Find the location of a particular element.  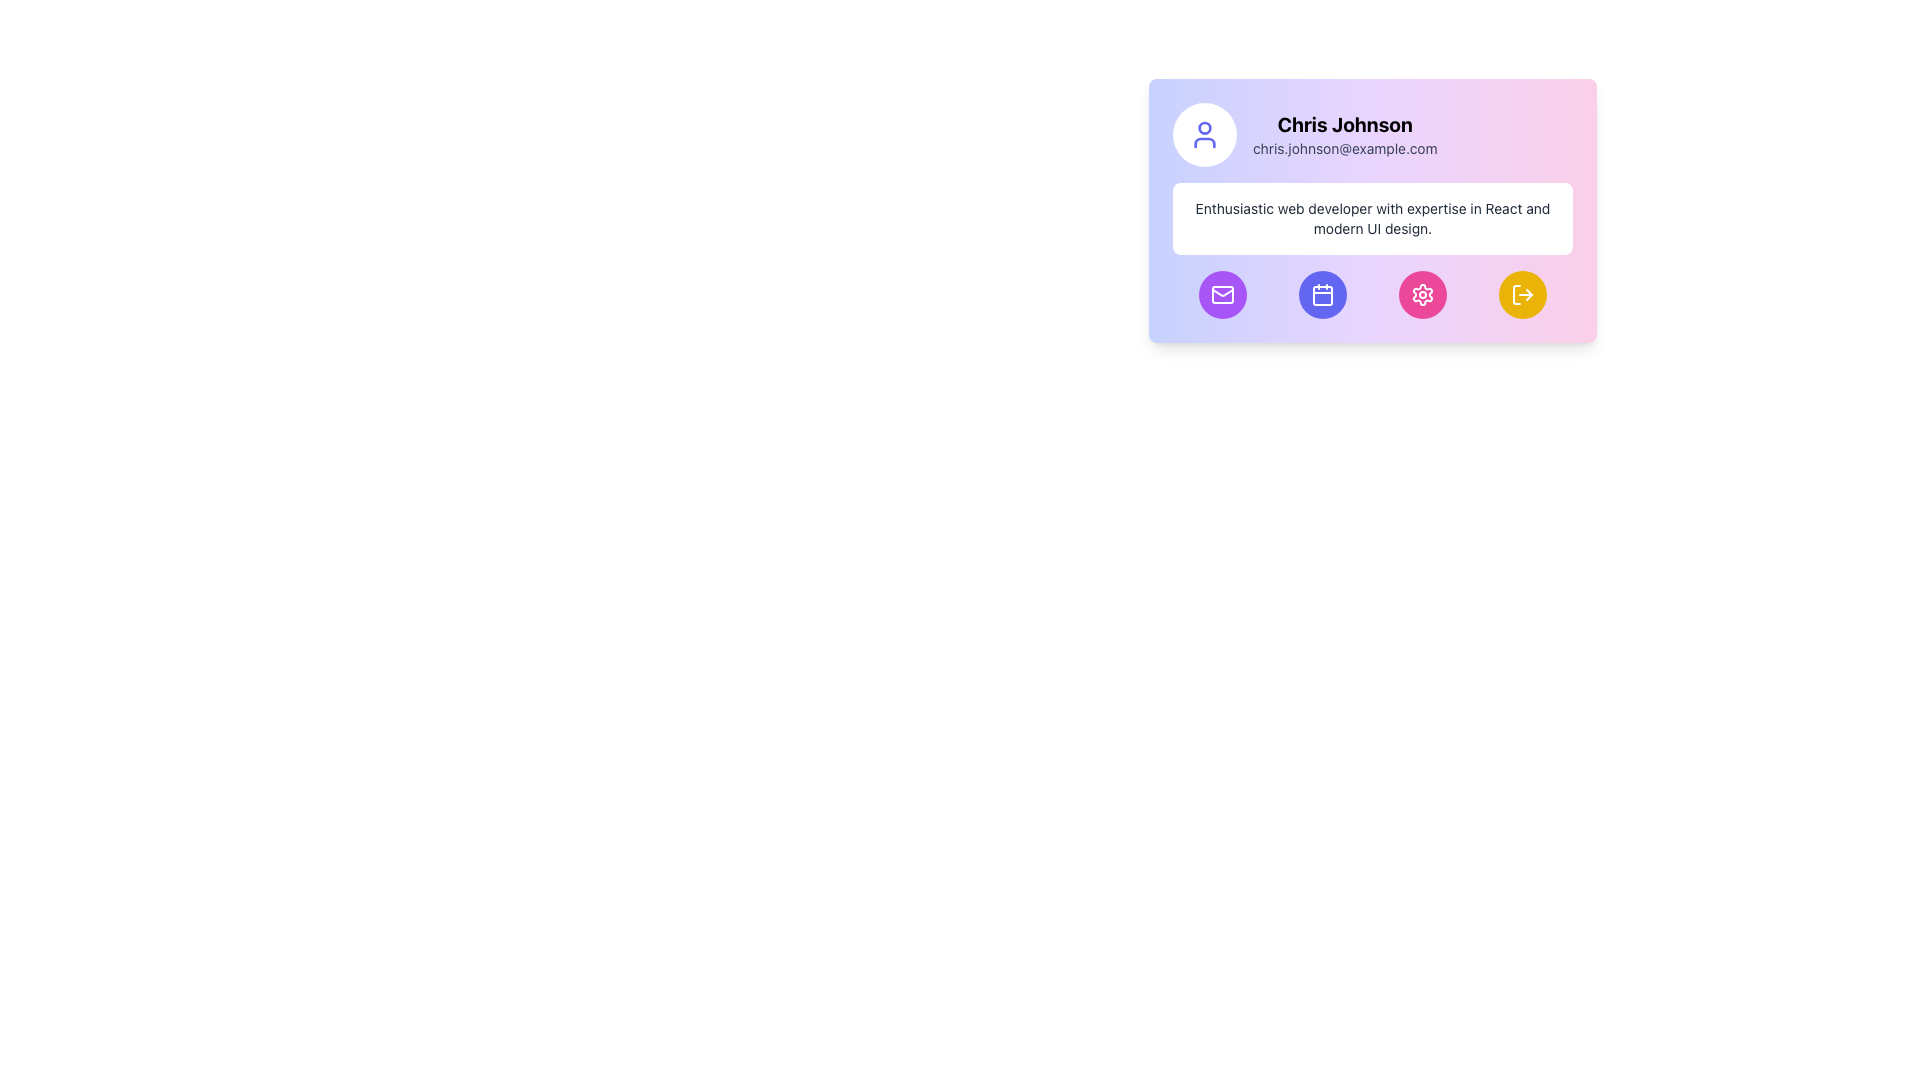

the logout icon, which is a vector graphic located at the lower right of the card interface, to initiate the logout process is located at coordinates (1516, 294).